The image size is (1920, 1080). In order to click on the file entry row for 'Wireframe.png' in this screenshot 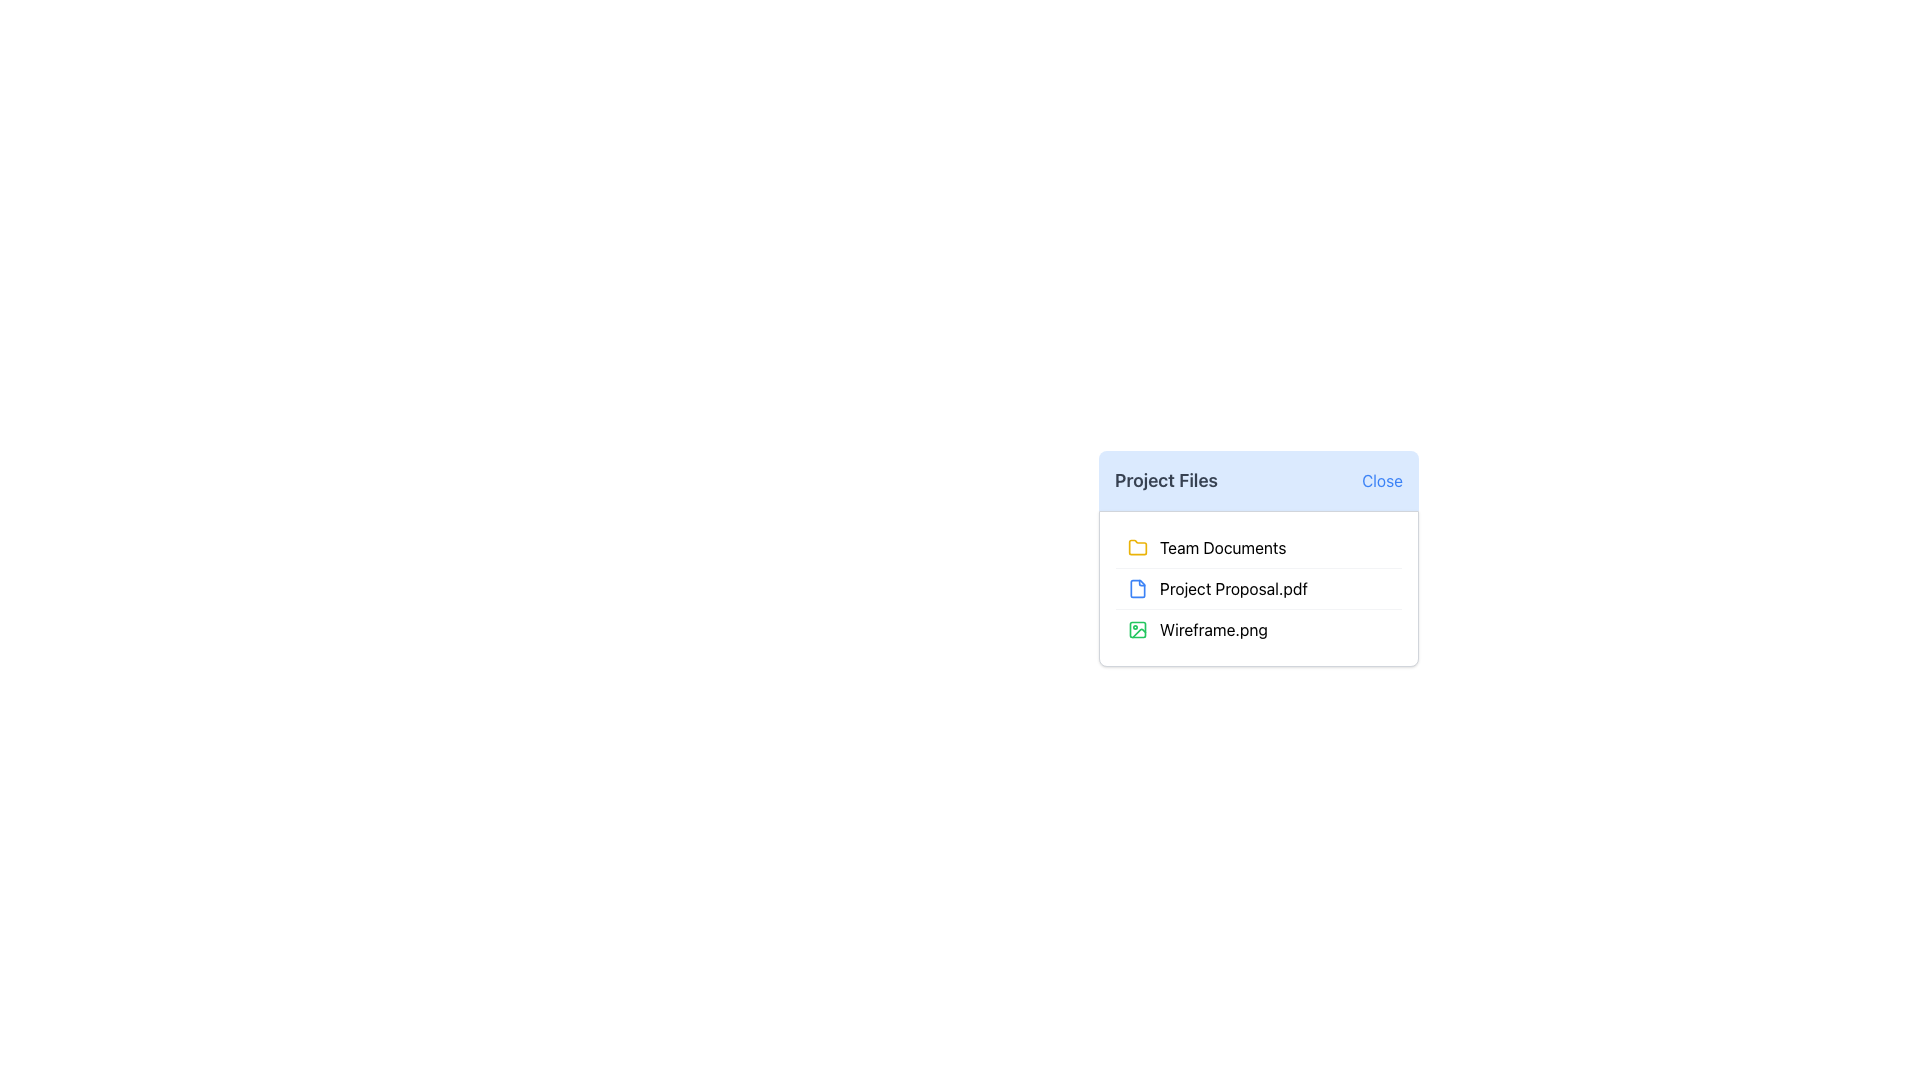, I will do `click(1257, 627)`.